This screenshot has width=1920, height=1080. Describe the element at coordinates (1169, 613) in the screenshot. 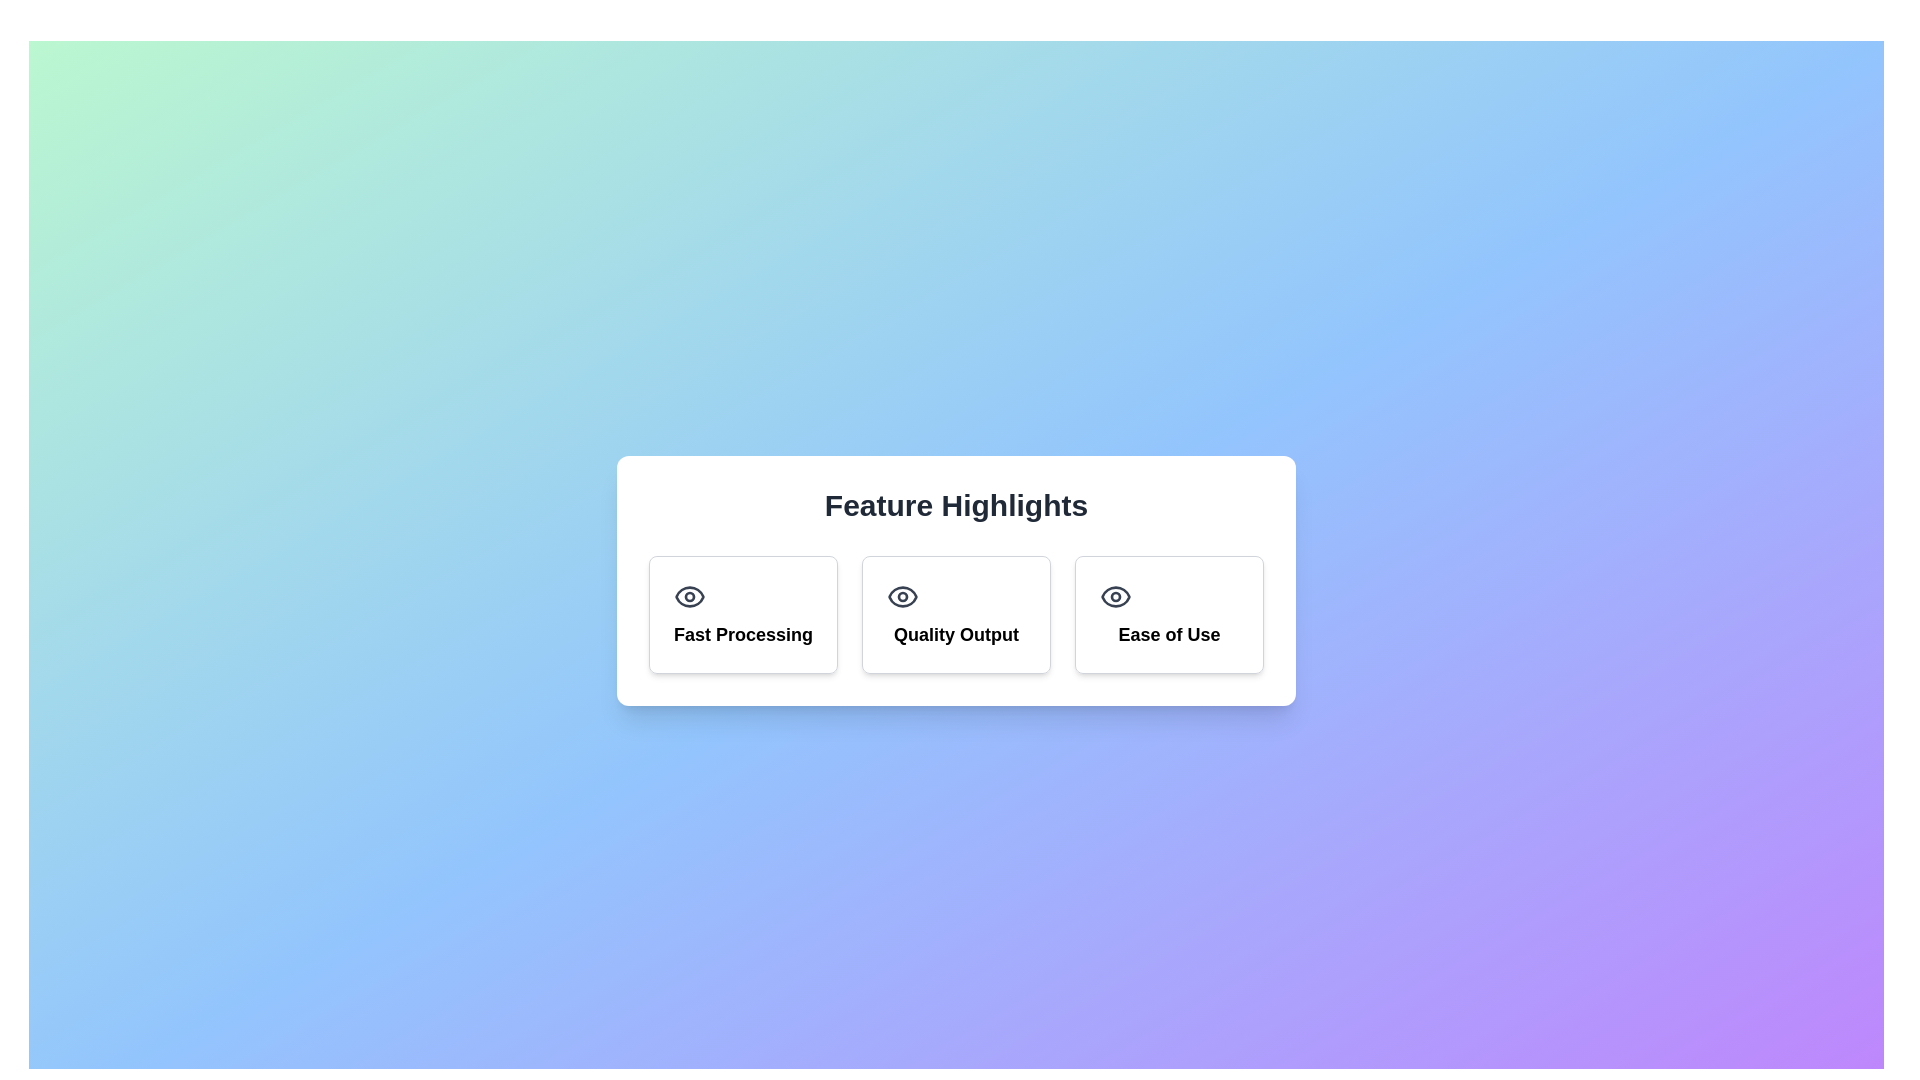

I see `the Interactive Card that emphasizes the 'Ease of Use' feature, located as the third item in a row of three cards in the center-right region of the grid` at that location.